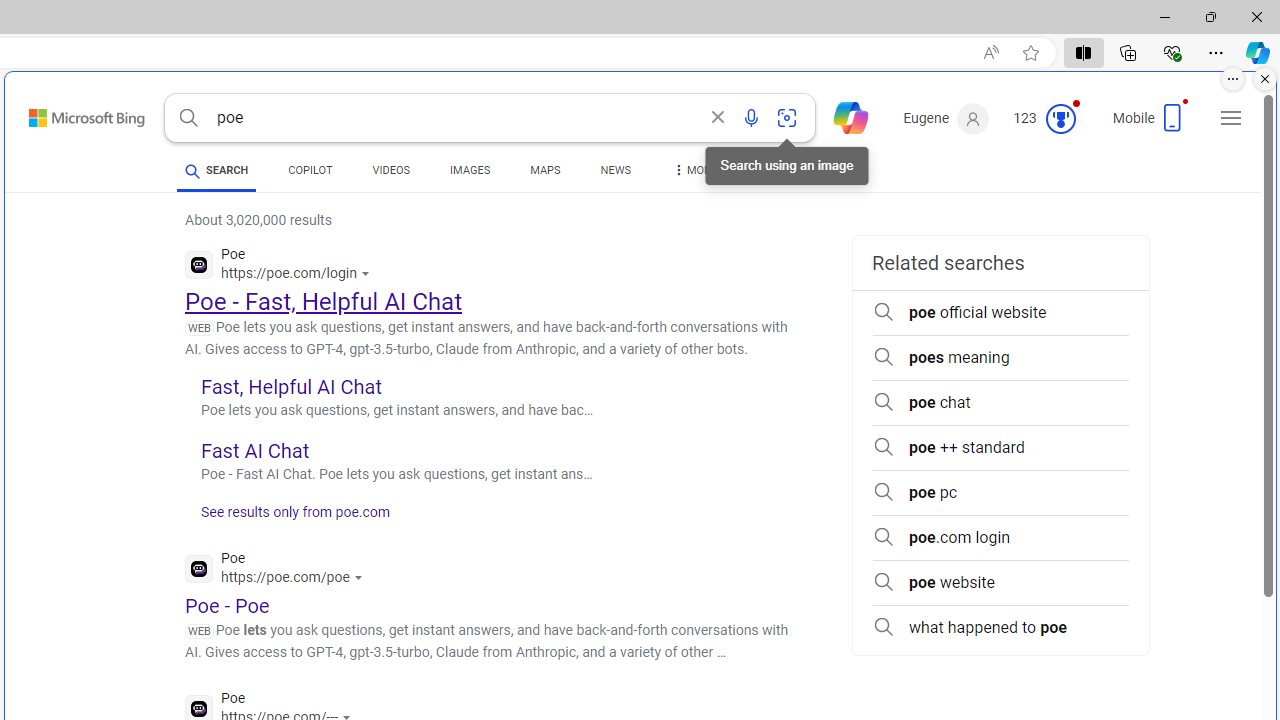 The image size is (1280, 720). I want to click on 'More options.', so click(1232, 78).